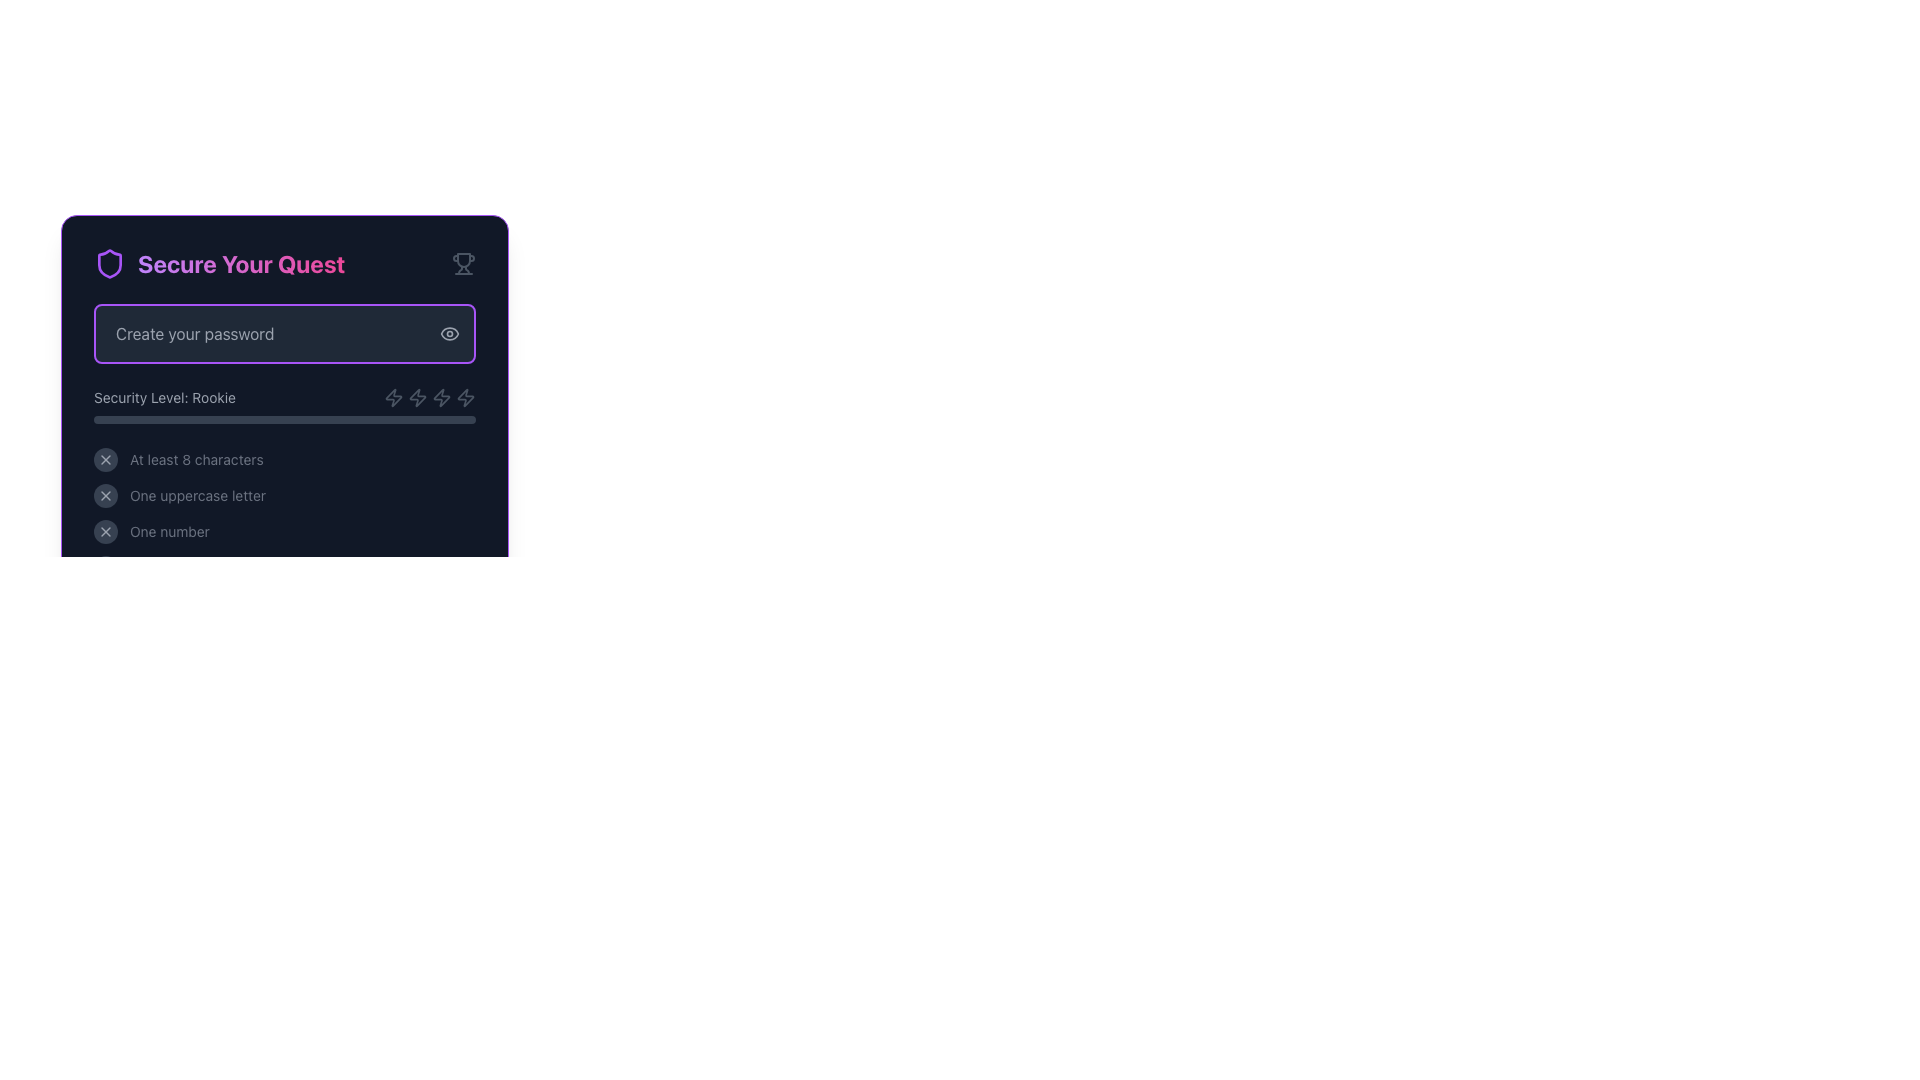 This screenshot has height=1080, width=1920. What do you see at coordinates (283, 459) in the screenshot?
I see `the first checklist item indicating that the password must contain at least 8 characters, located below the 'Security Level: Rookie' section` at bounding box center [283, 459].